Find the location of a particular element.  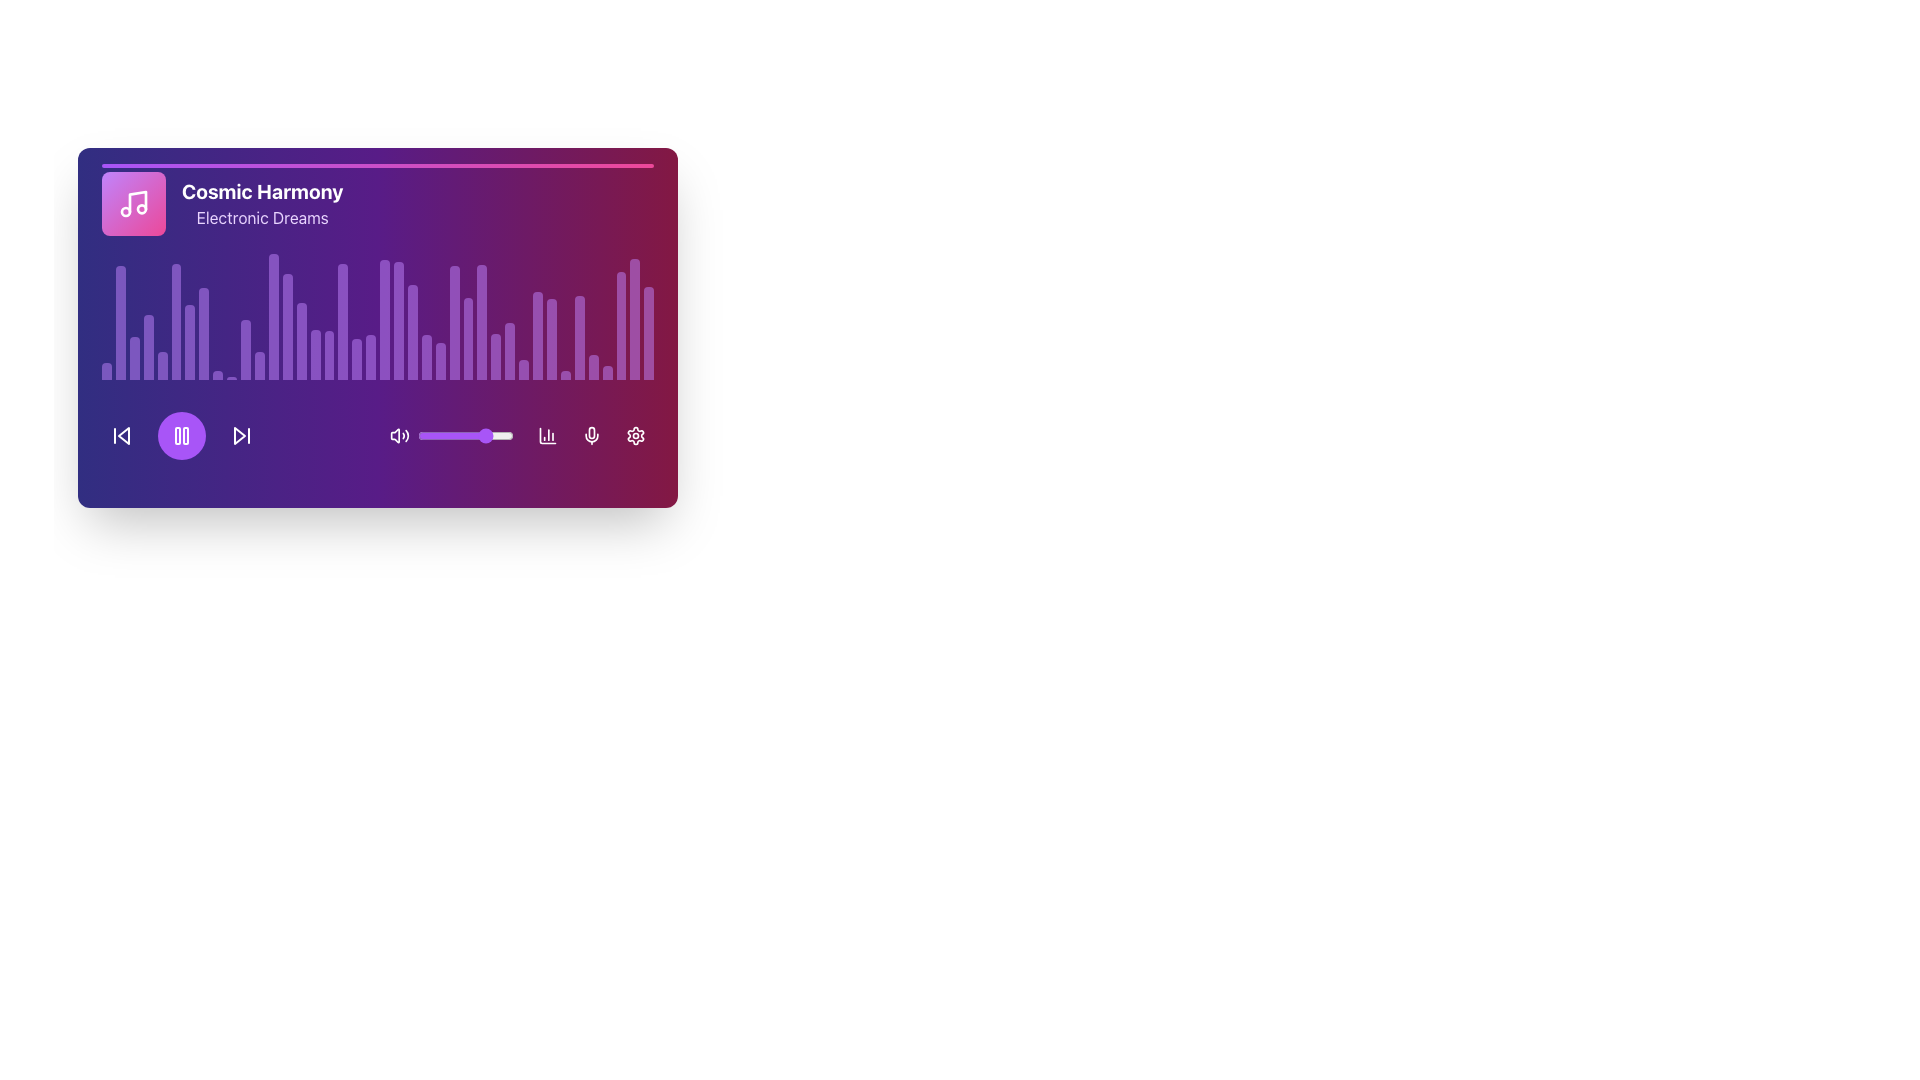

the small, light purple rectangular bar with rounded top corners, which is the thirty-second in a horizontal group of similar bars, located near the bottom right of the visualization component is located at coordinates (564, 375).